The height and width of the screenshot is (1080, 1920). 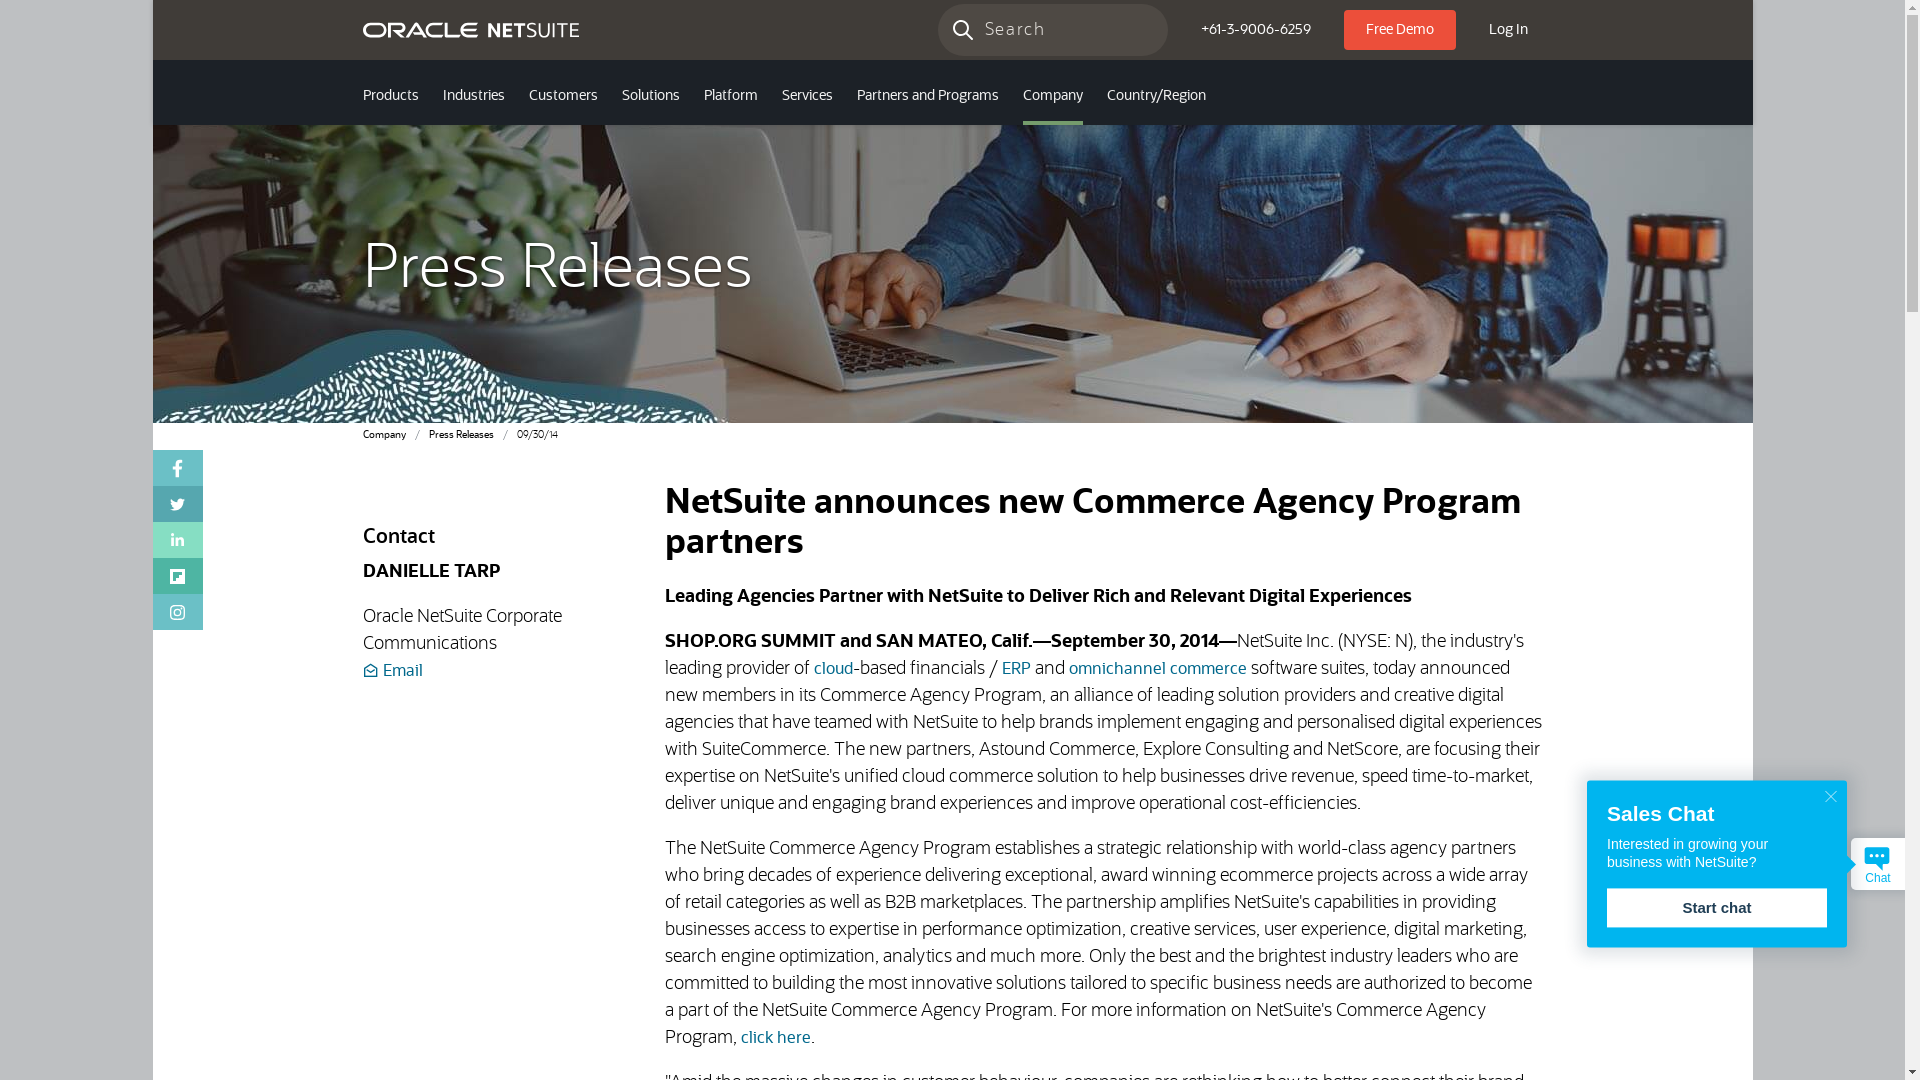 What do you see at coordinates (651, 97) in the screenshot?
I see `'Solutions'` at bounding box center [651, 97].